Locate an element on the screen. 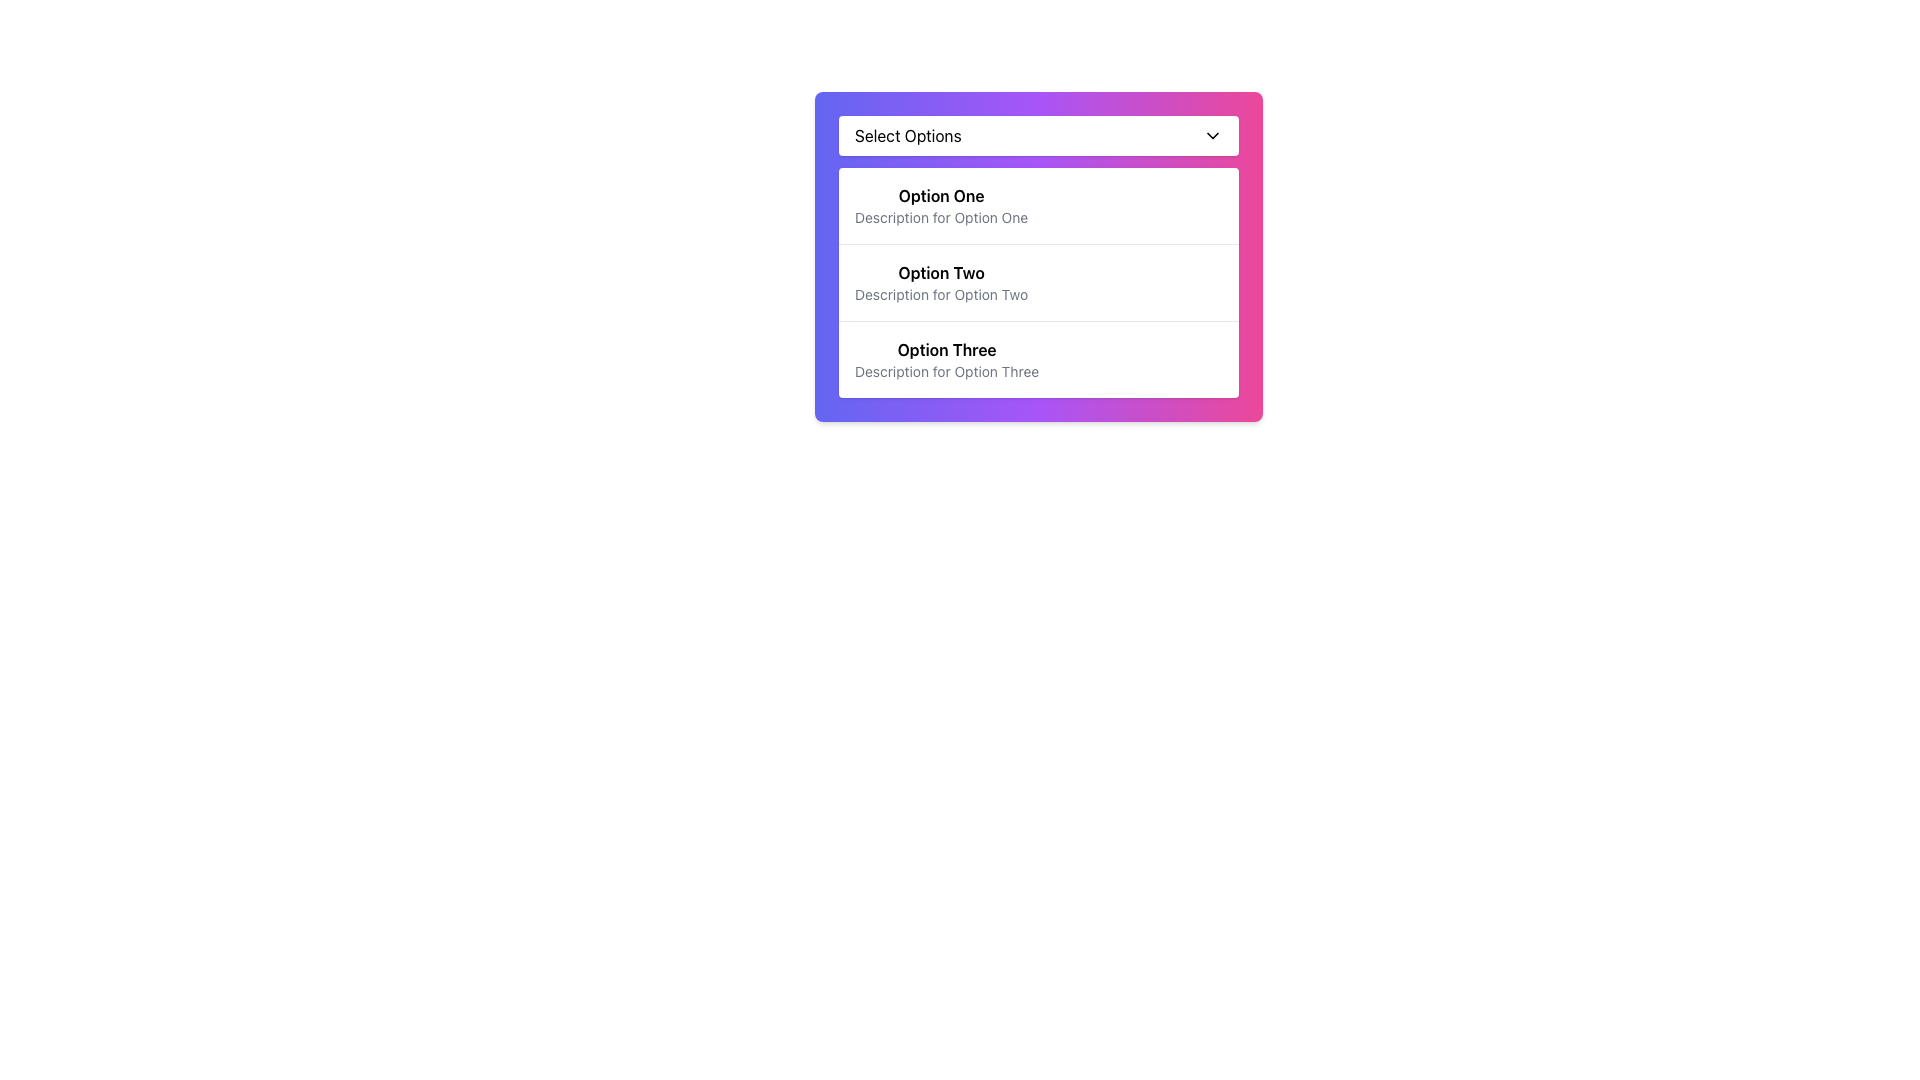 This screenshot has height=1080, width=1920. text from the Text Label that provides additional details about 'Option Two' in the dropdown menu, located between 'Option One' and 'Option Three' is located at coordinates (940, 294).